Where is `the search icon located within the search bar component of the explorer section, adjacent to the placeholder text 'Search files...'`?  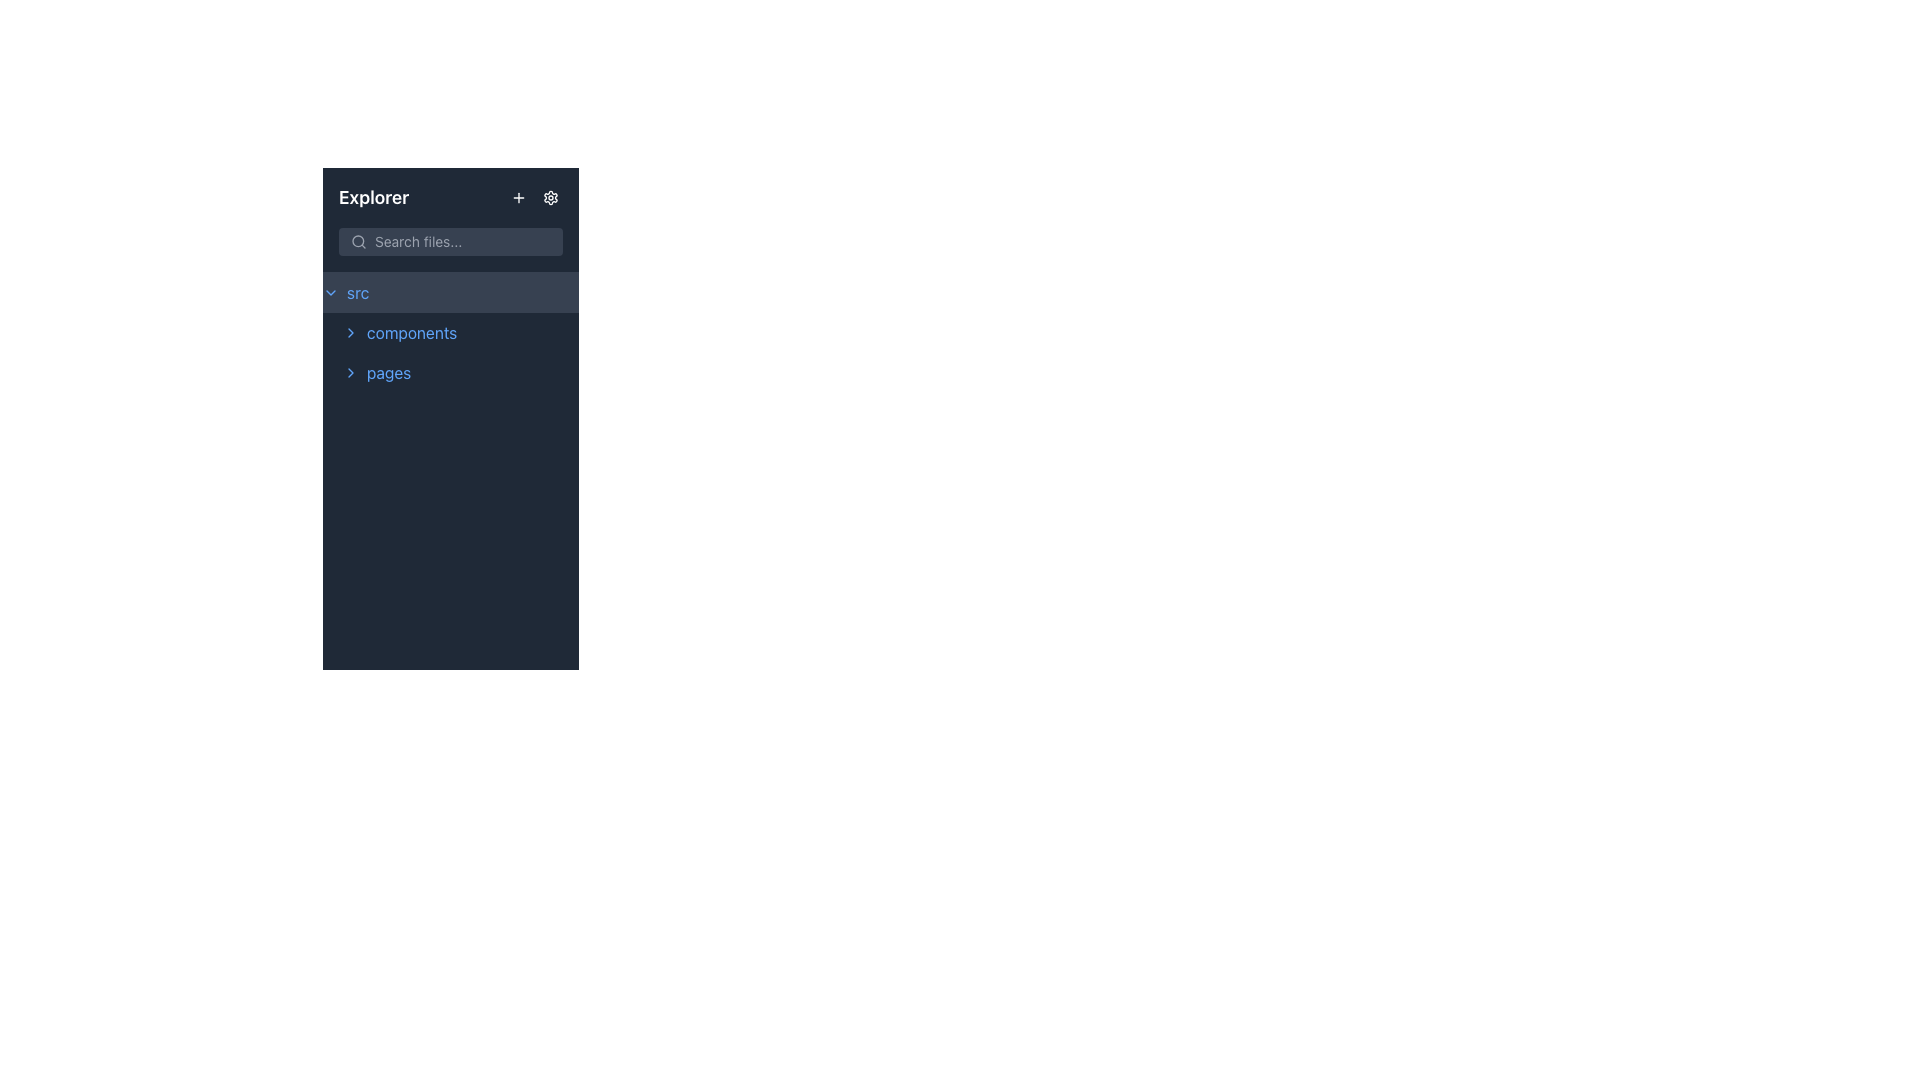
the search icon located within the search bar component of the explorer section, adjacent to the placeholder text 'Search files...' is located at coordinates (359, 241).